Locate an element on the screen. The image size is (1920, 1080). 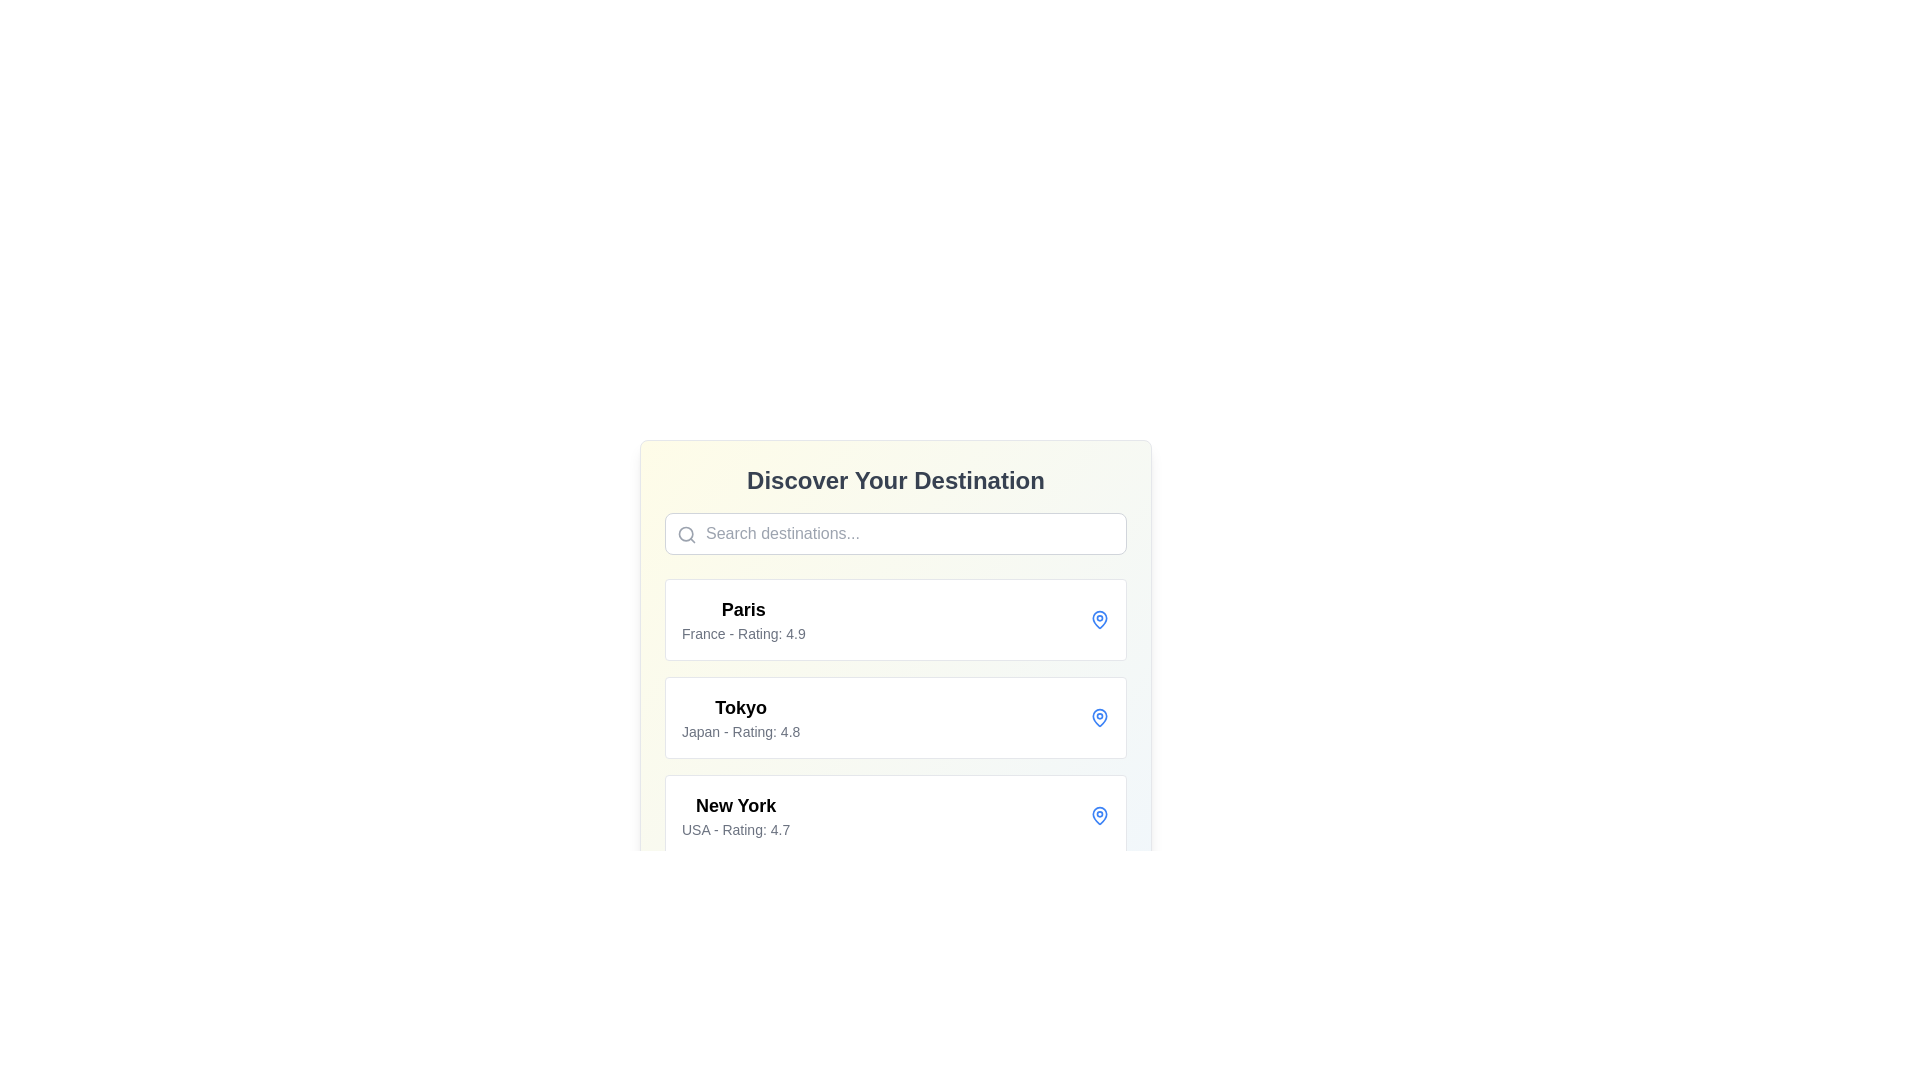
the 'New York' text label, which is a bold heading in a dark color located in the third box of destinations underneath the search bar is located at coordinates (735, 805).